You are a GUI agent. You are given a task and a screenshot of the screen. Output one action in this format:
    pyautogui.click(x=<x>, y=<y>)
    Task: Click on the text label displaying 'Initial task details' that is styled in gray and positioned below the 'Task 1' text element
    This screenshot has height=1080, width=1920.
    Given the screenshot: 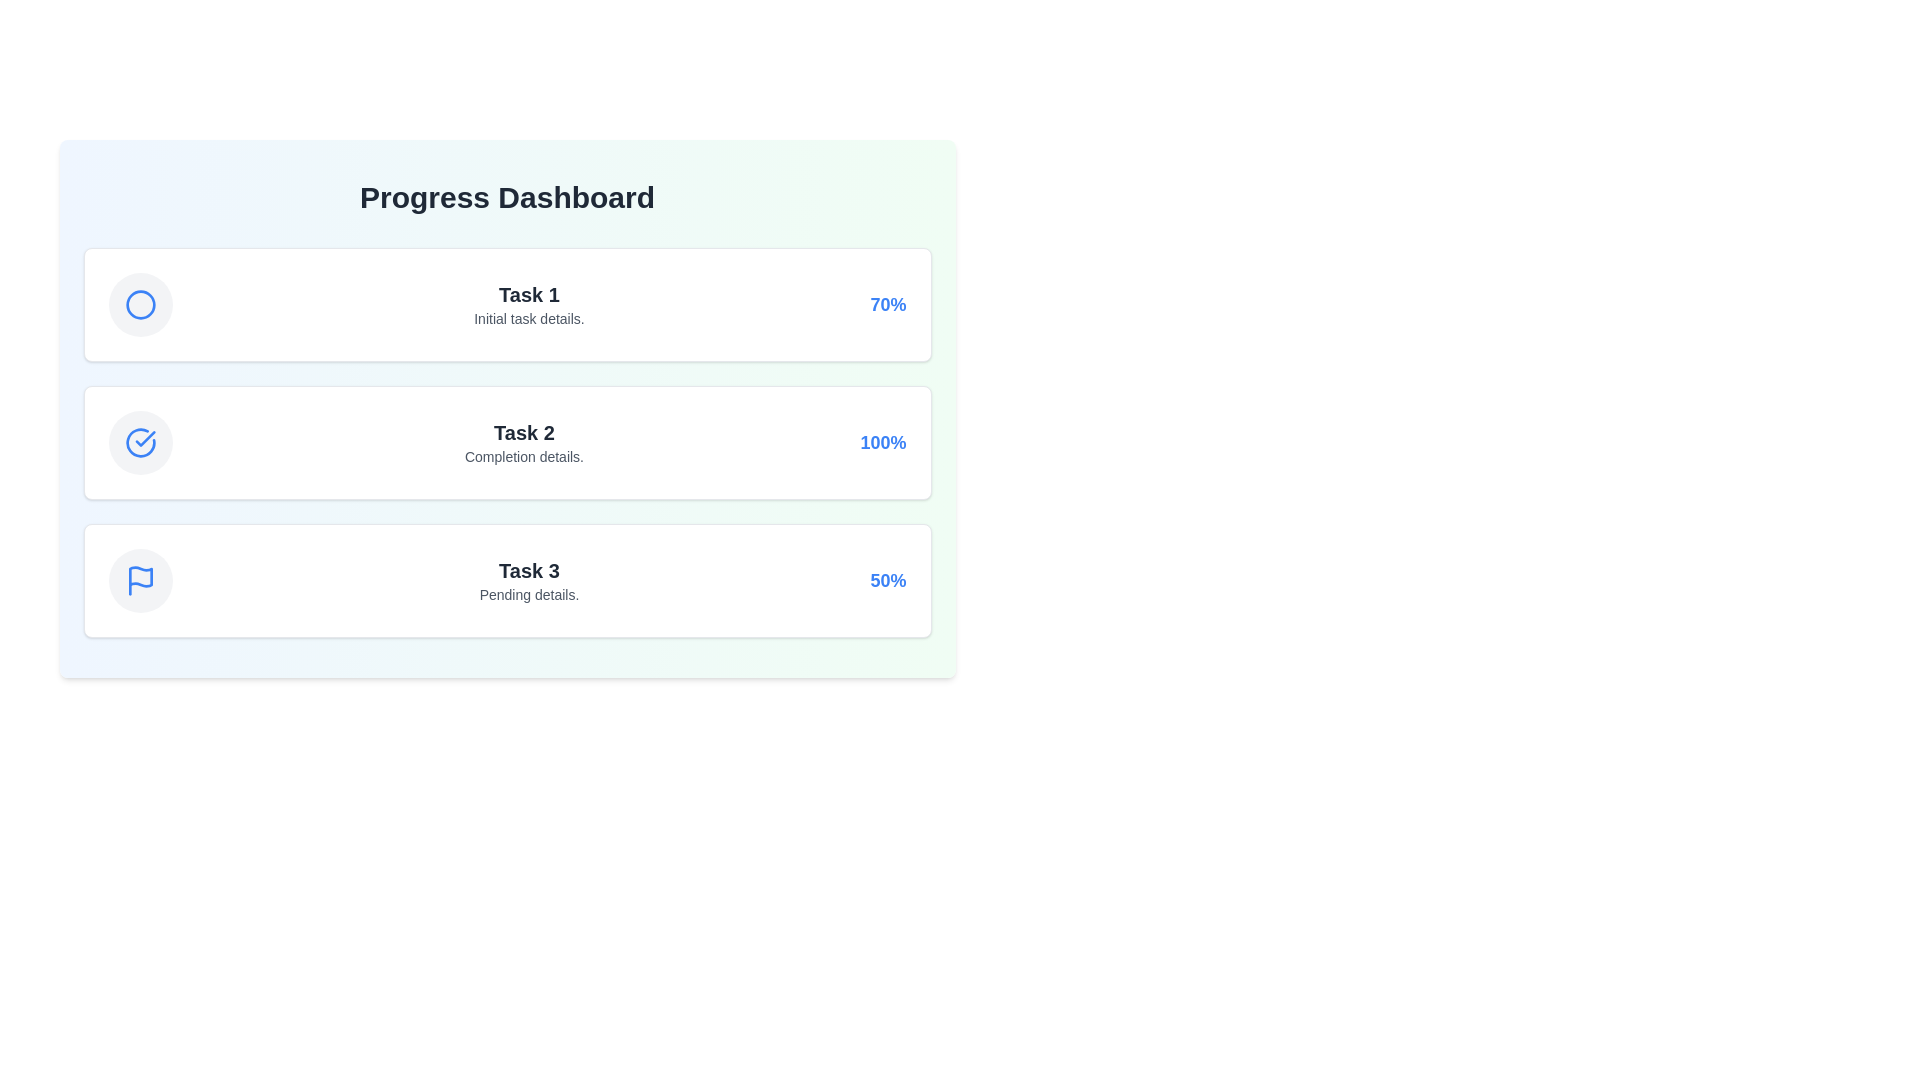 What is the action you would take?
    pyautogui.click(x=529, y=318)
    